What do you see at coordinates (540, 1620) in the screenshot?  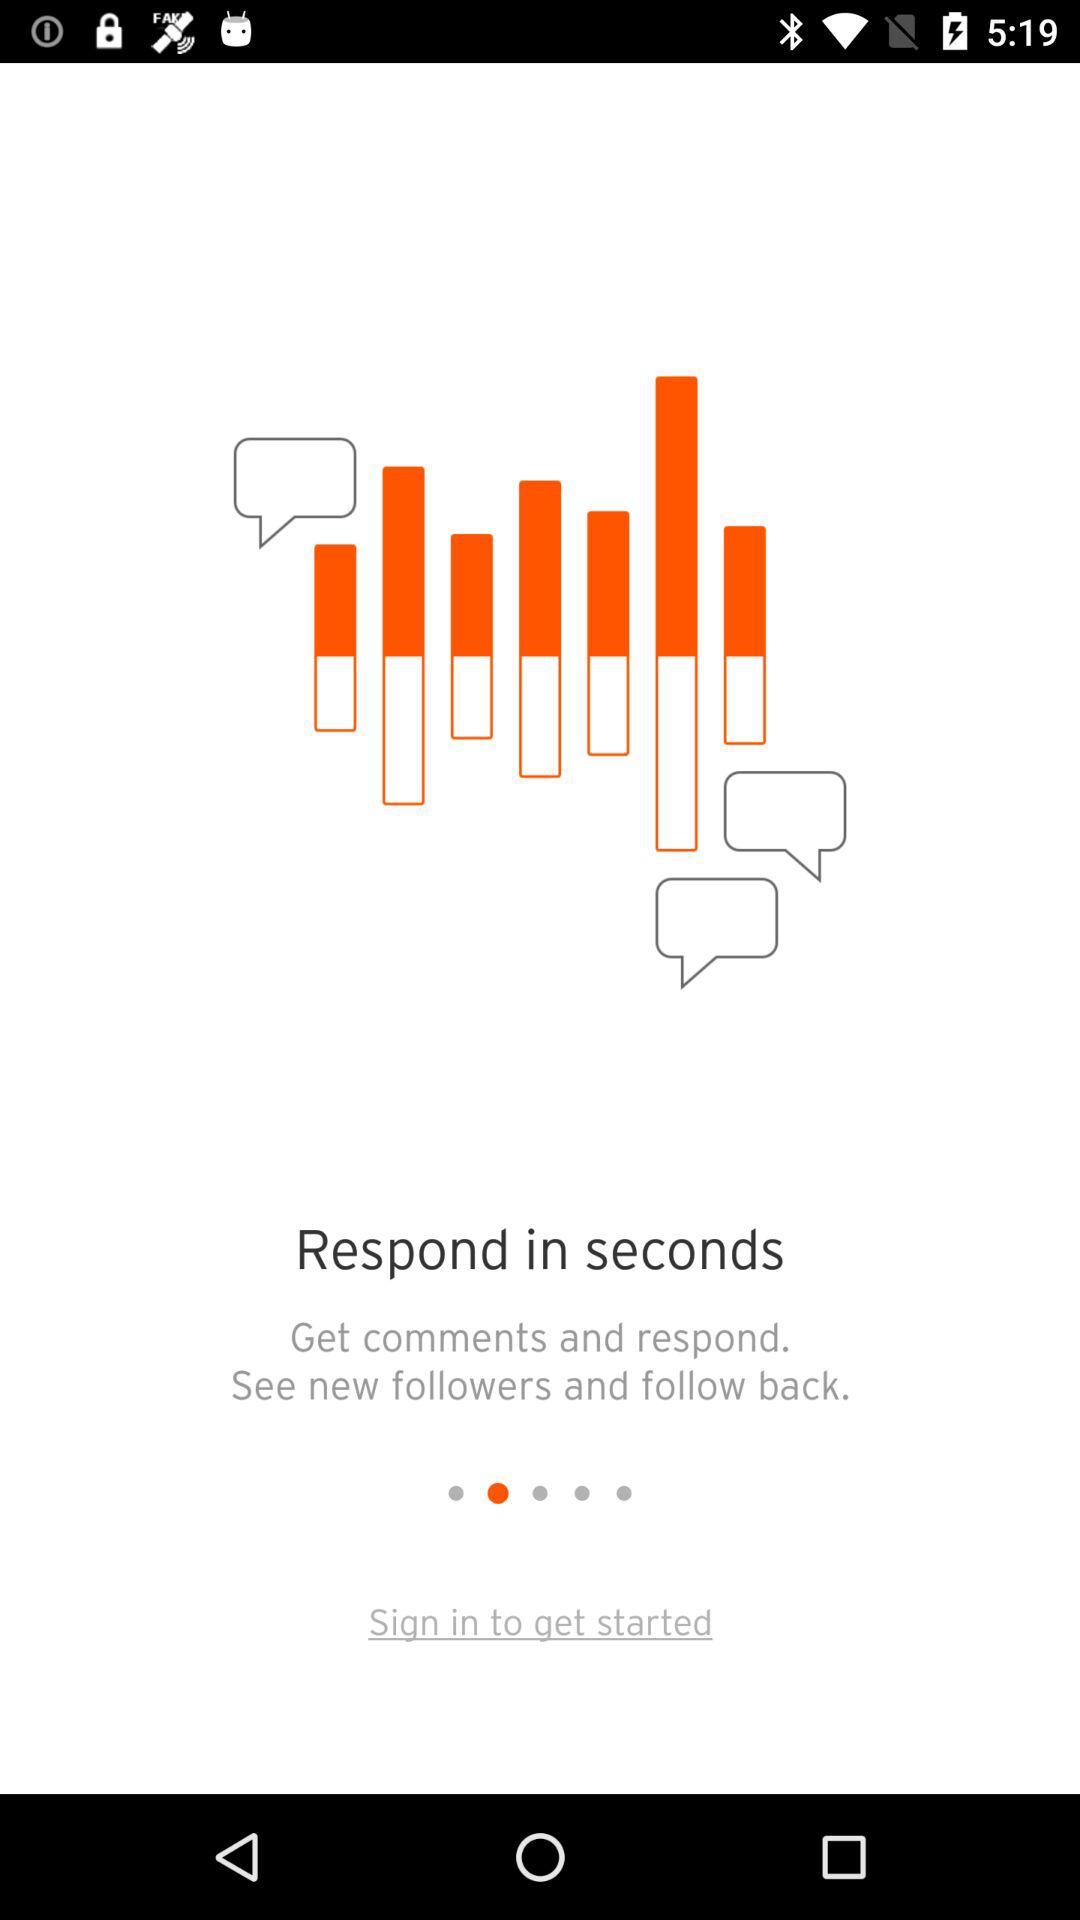 I see `sign in to item` at bounding box center [540, 1620].